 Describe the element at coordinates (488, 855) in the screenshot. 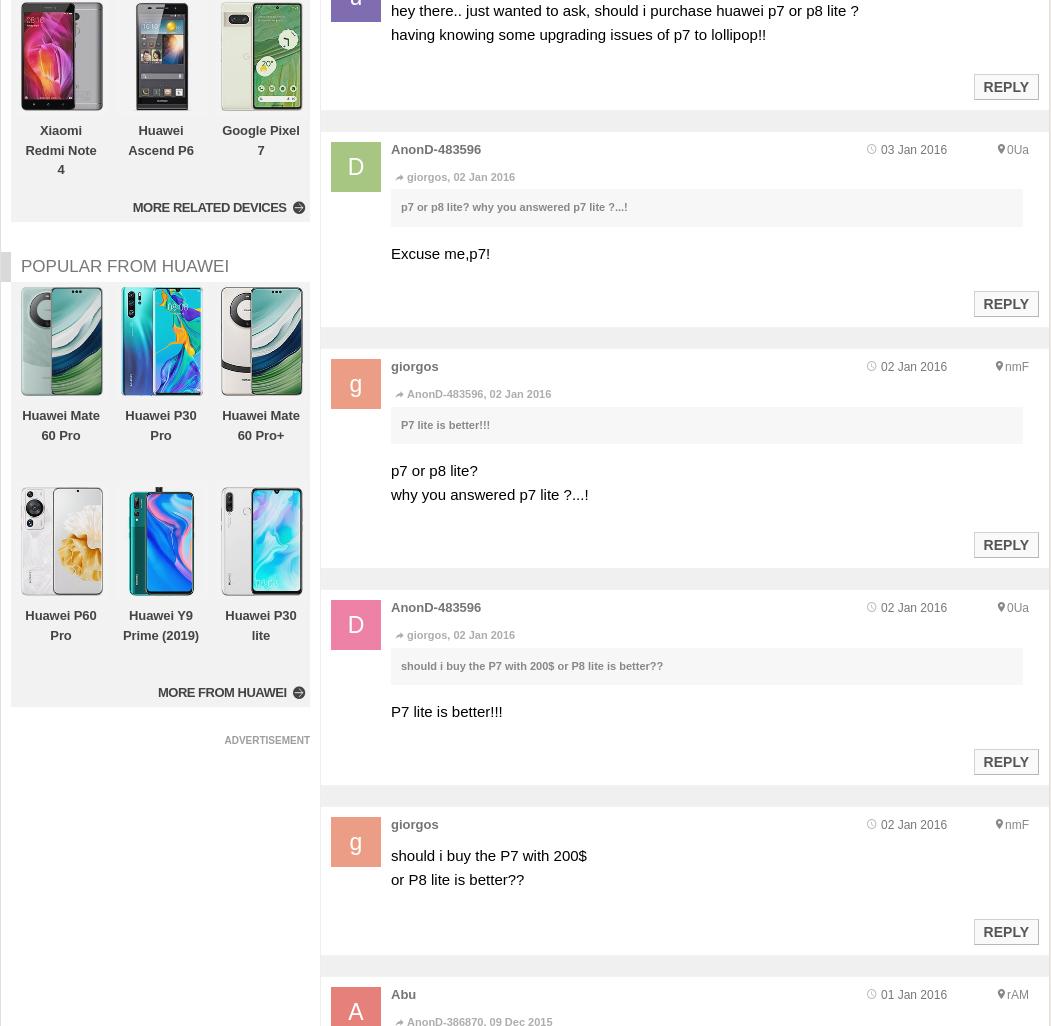

I see `'should i buy the P7 with 200$'` at that location.